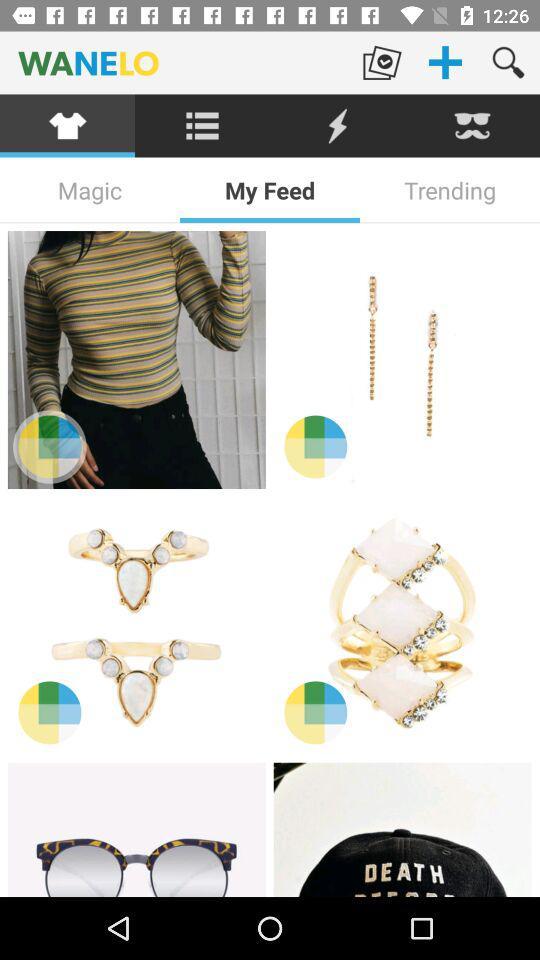  What do you see at coordinates (135, 829) in the screenshot?
I see `choose your object` at bounding box center [135, 829].